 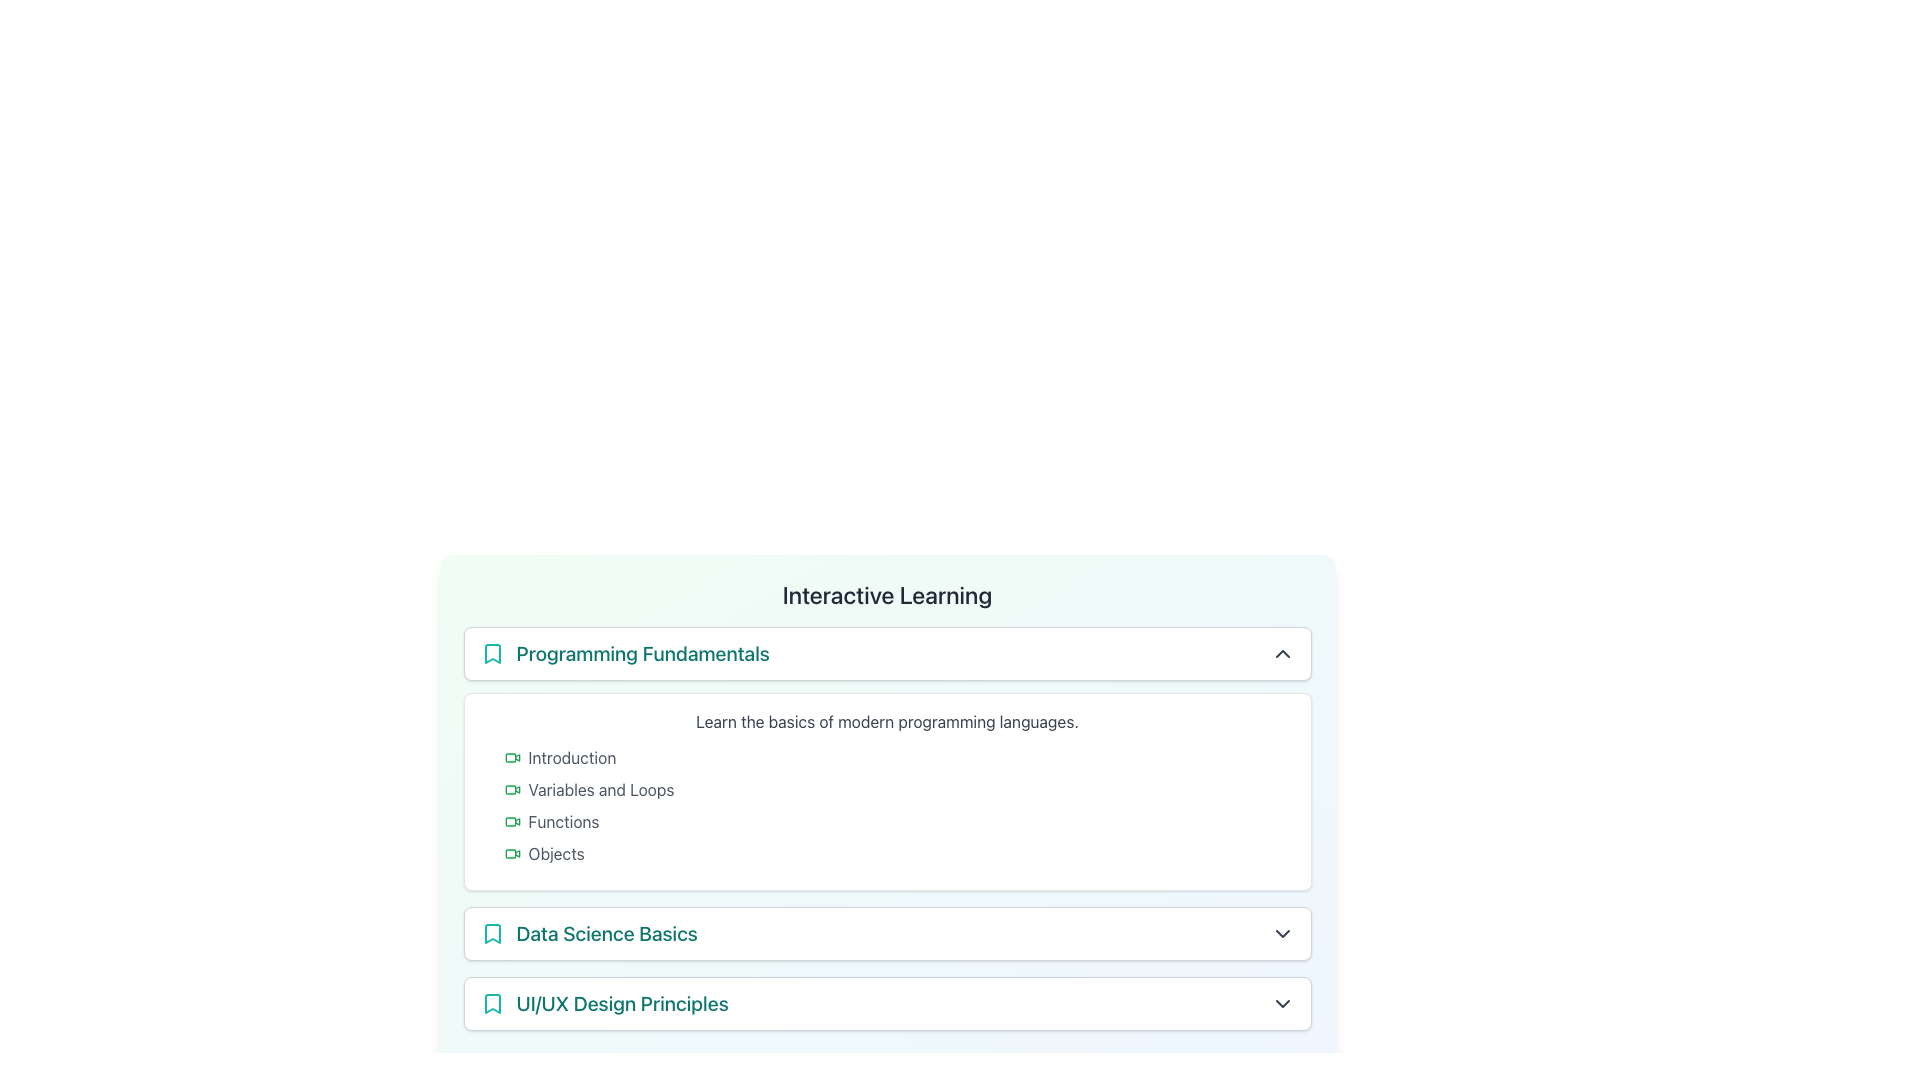 I want to click on the text label representing the 'Objects' topic heading located in the 'Programming Fundamentals' section, which is the fourth item in the vertical list of topics, so click(x=556, y=853).